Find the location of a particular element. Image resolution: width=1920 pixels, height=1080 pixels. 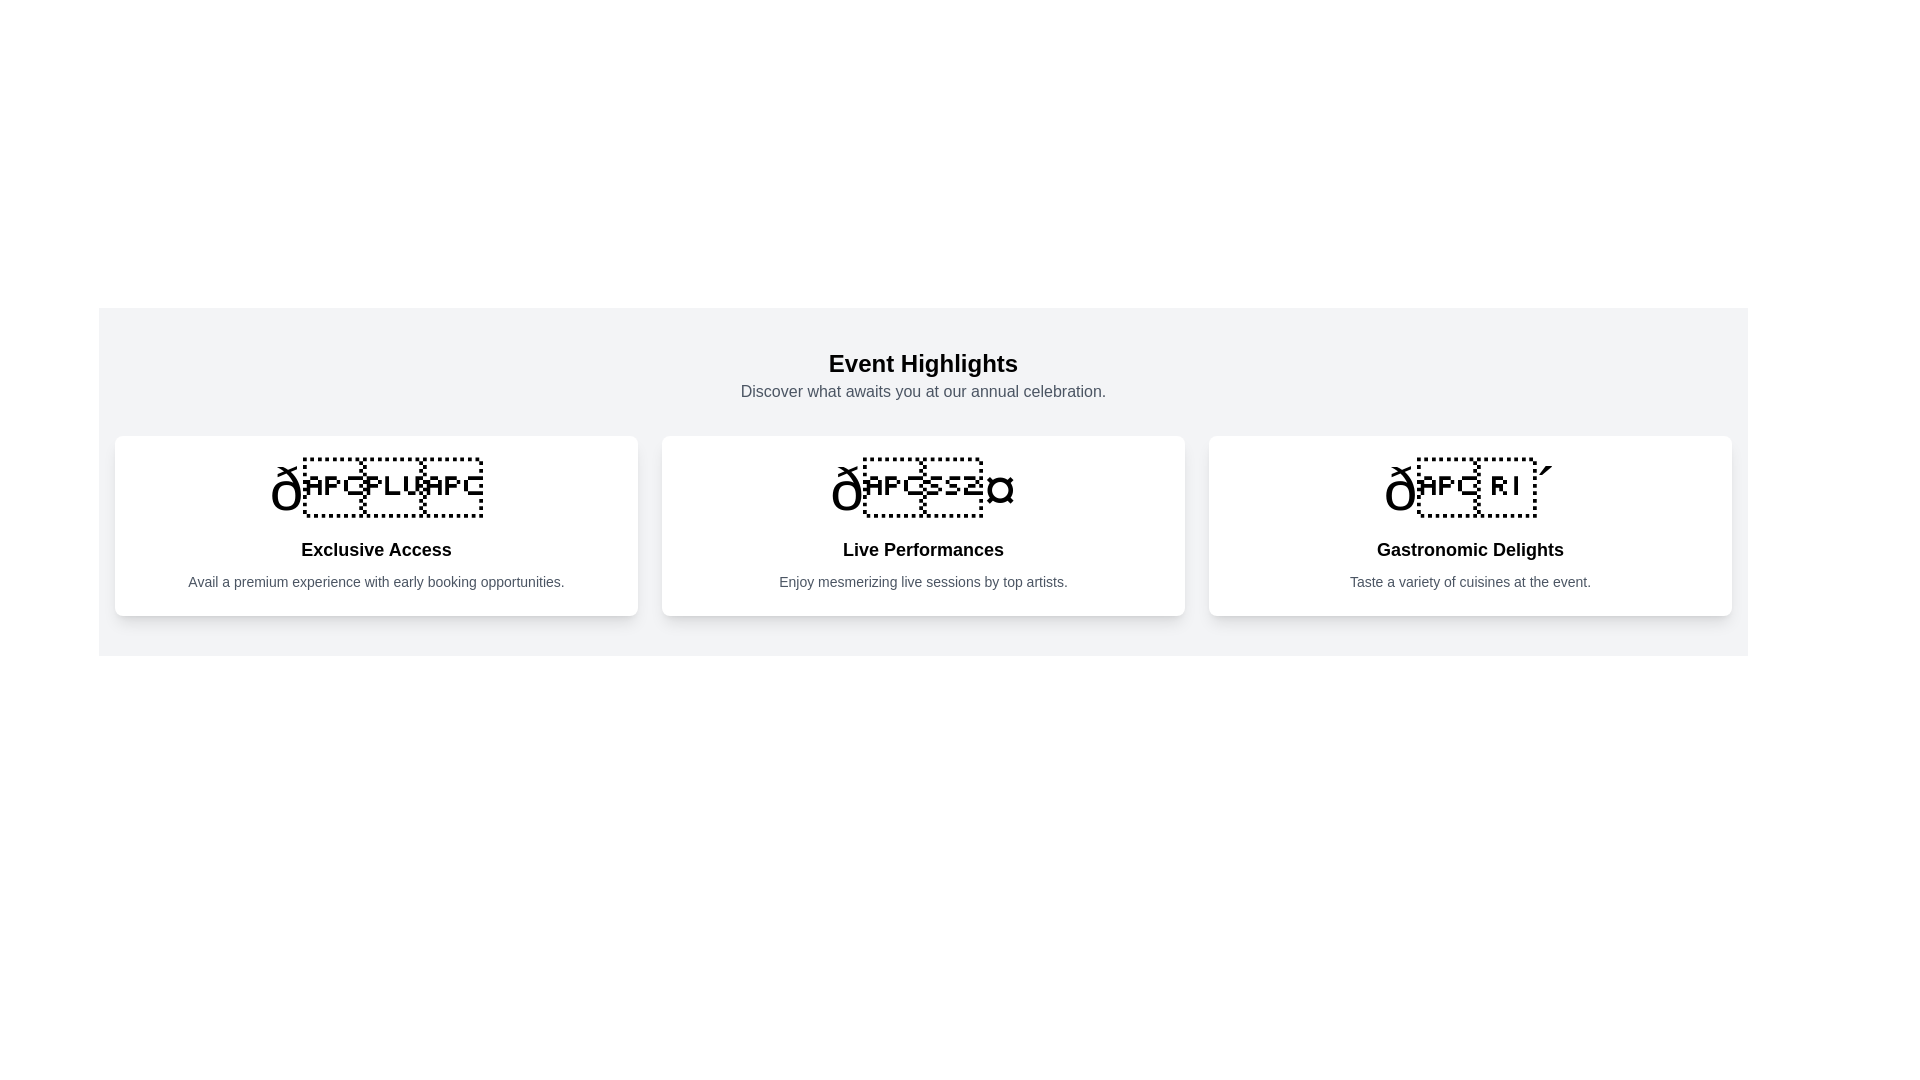

the Information card is located at coordinates (922, 524).